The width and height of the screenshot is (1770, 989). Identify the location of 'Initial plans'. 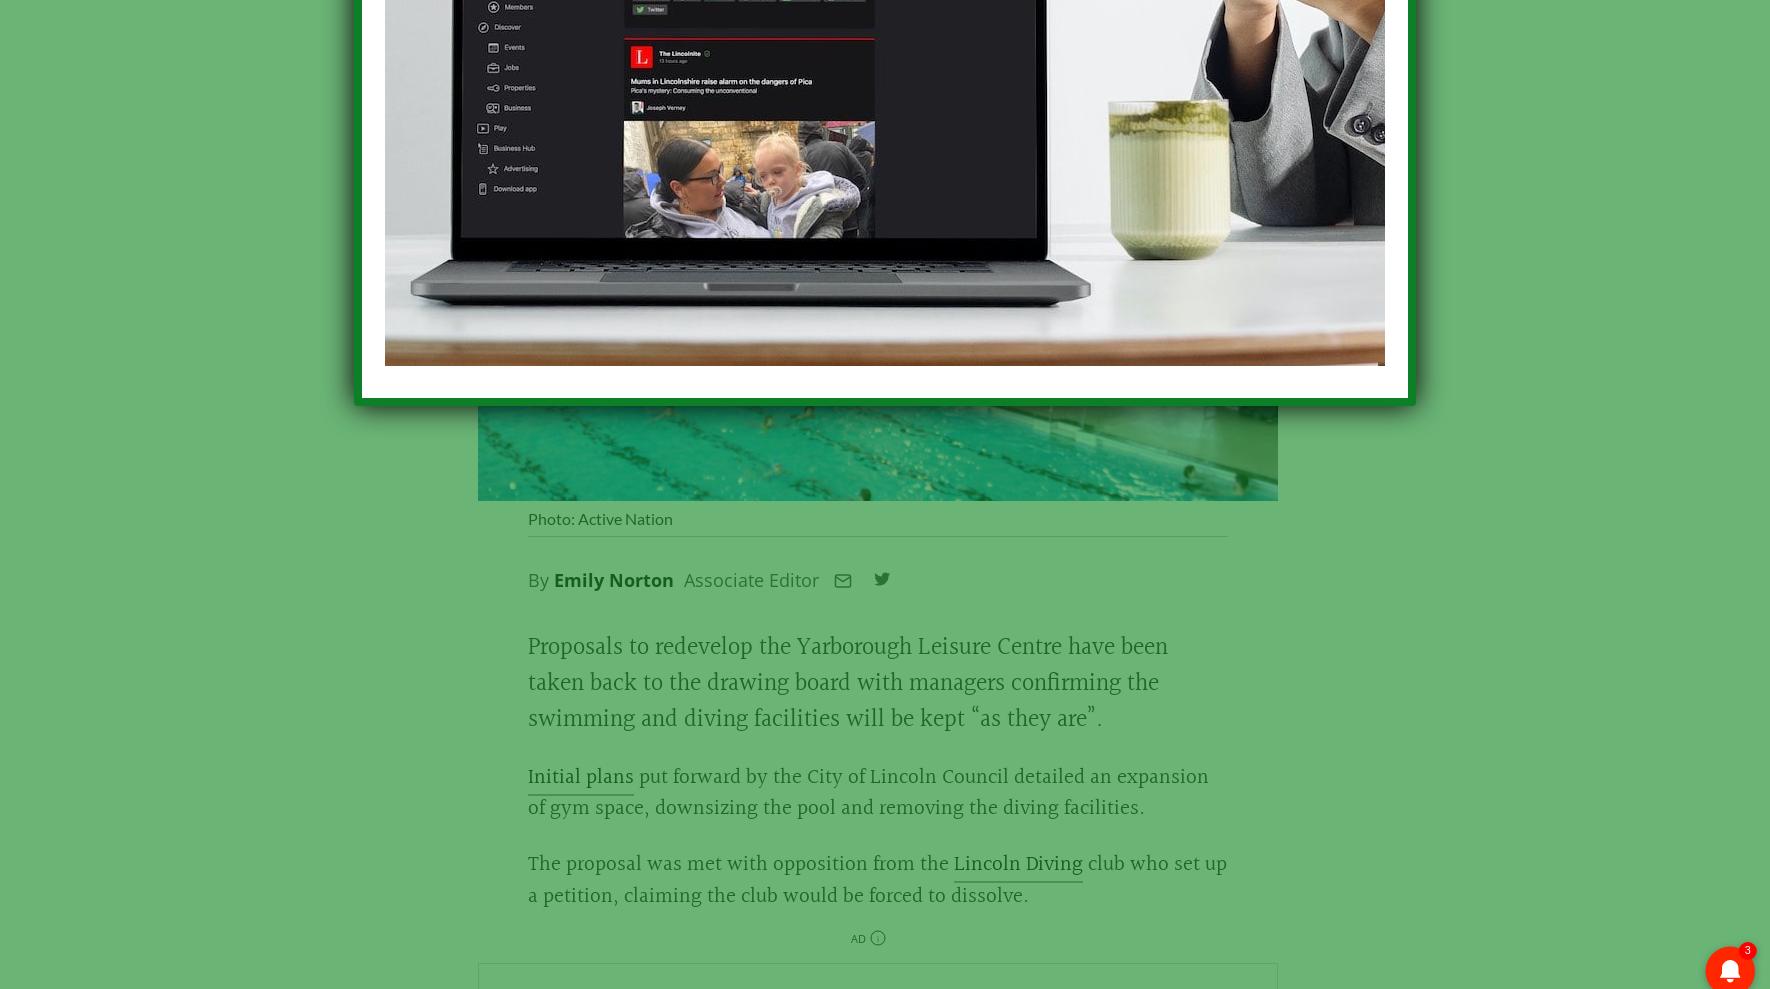
(580, 787).